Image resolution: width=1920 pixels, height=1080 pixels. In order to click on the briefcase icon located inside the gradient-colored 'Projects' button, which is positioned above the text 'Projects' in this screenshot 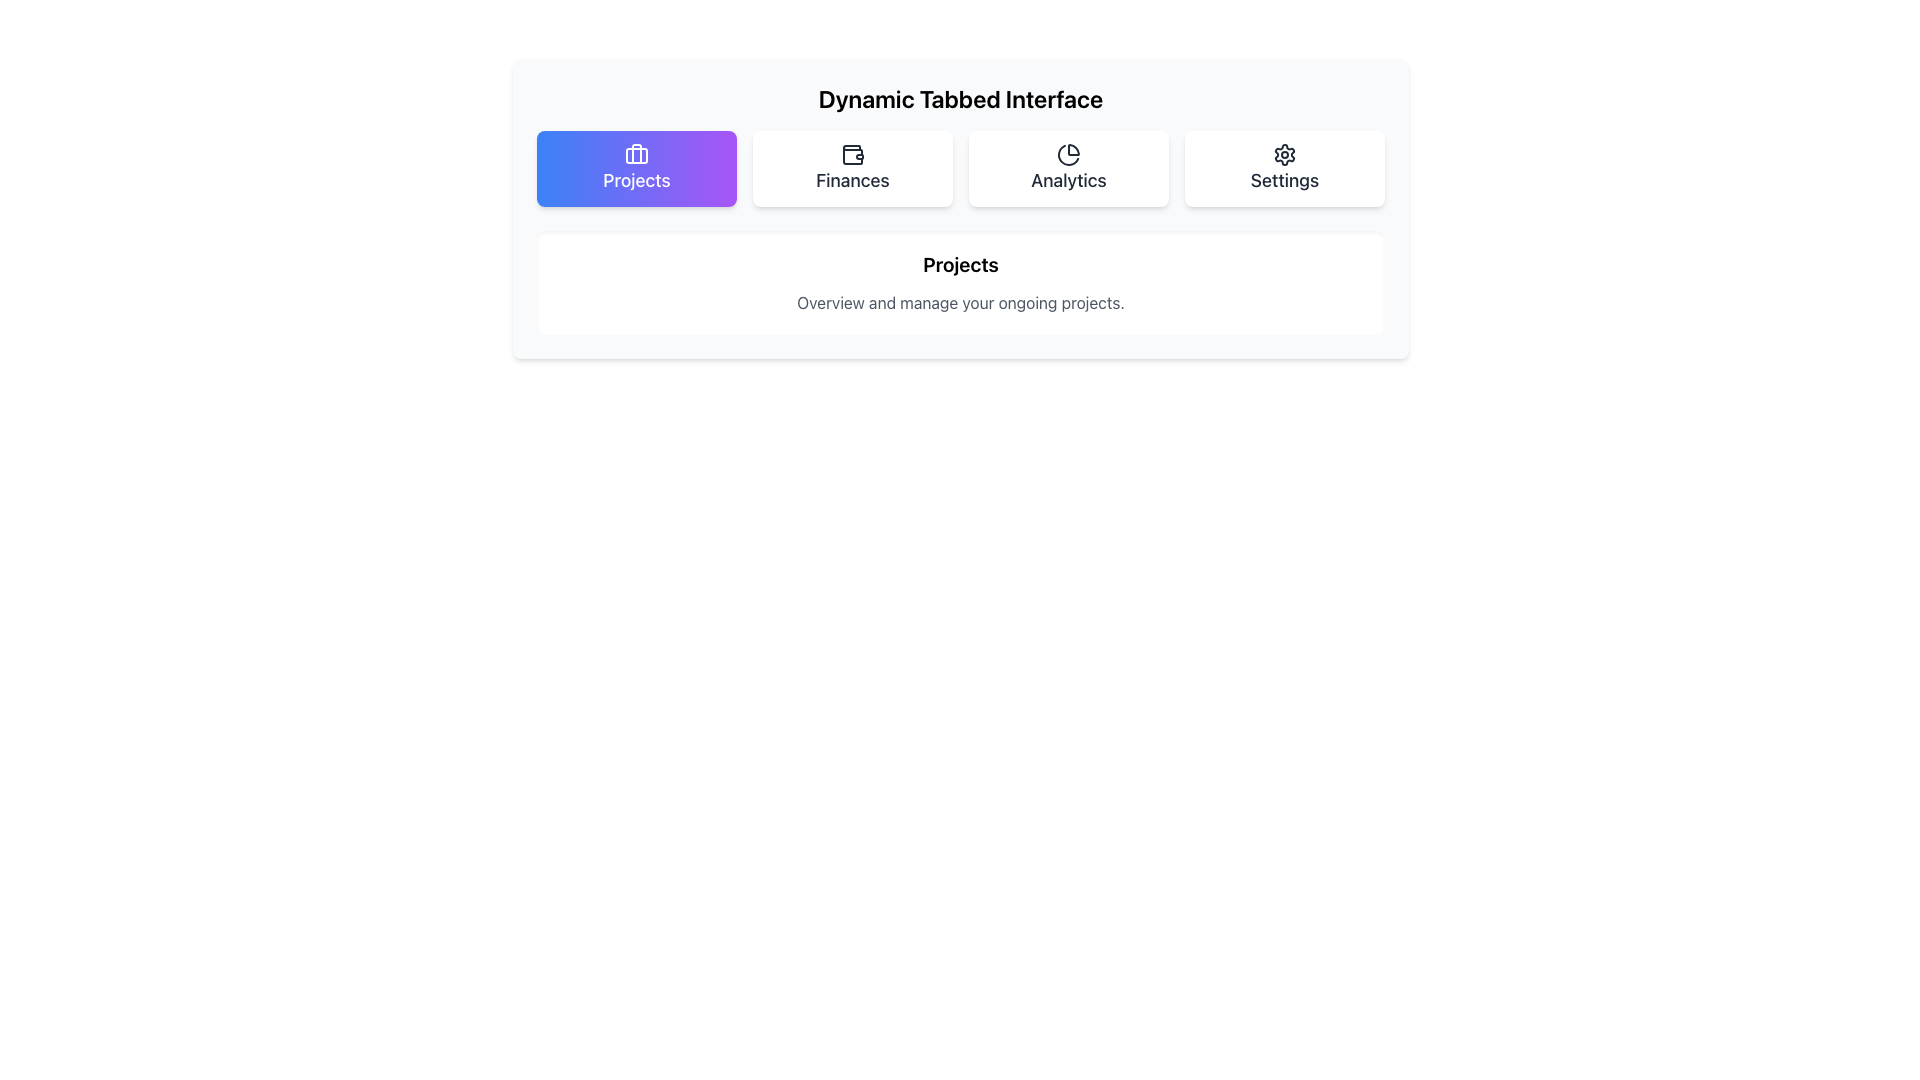, I will do `click(636, 153)`.